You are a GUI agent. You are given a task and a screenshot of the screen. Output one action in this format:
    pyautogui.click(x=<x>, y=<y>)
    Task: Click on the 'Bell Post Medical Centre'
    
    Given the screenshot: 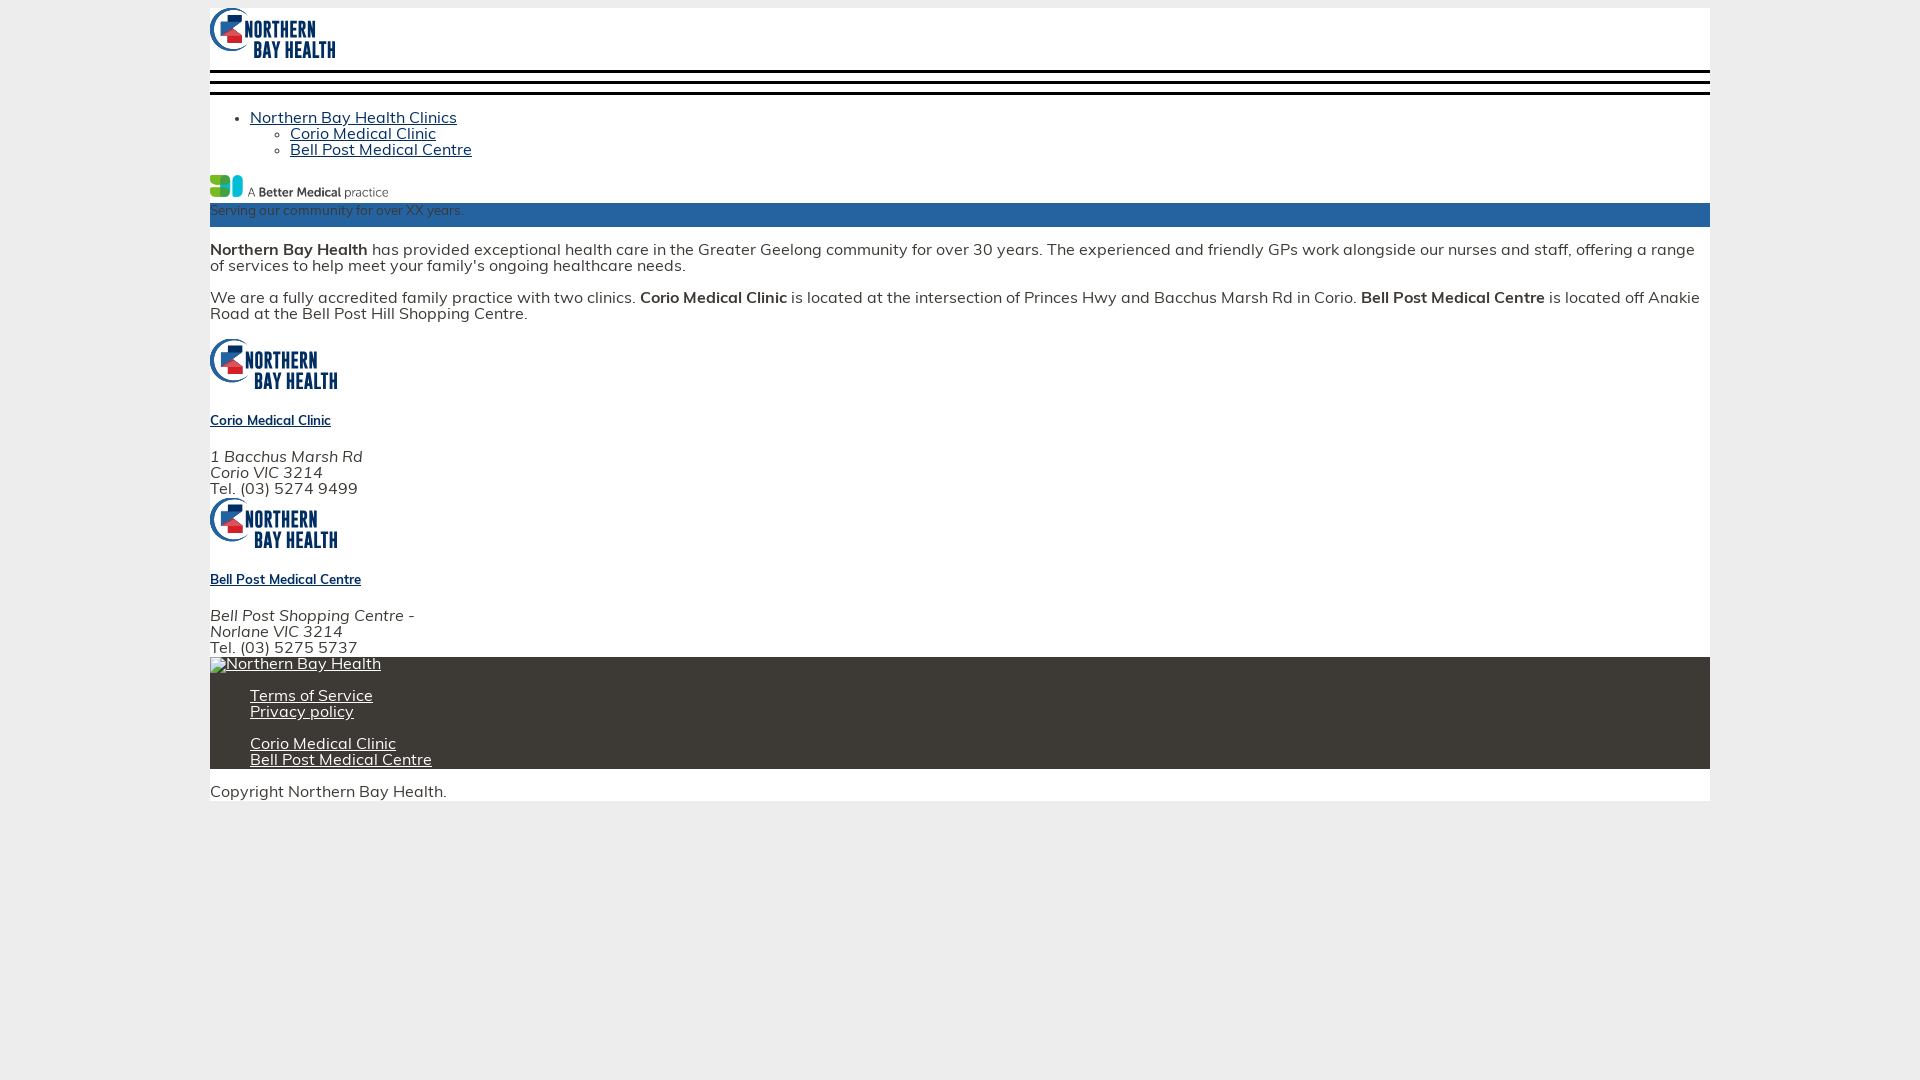 What is the action you would take?
    pyautogui.click(x=340, y=760)
    